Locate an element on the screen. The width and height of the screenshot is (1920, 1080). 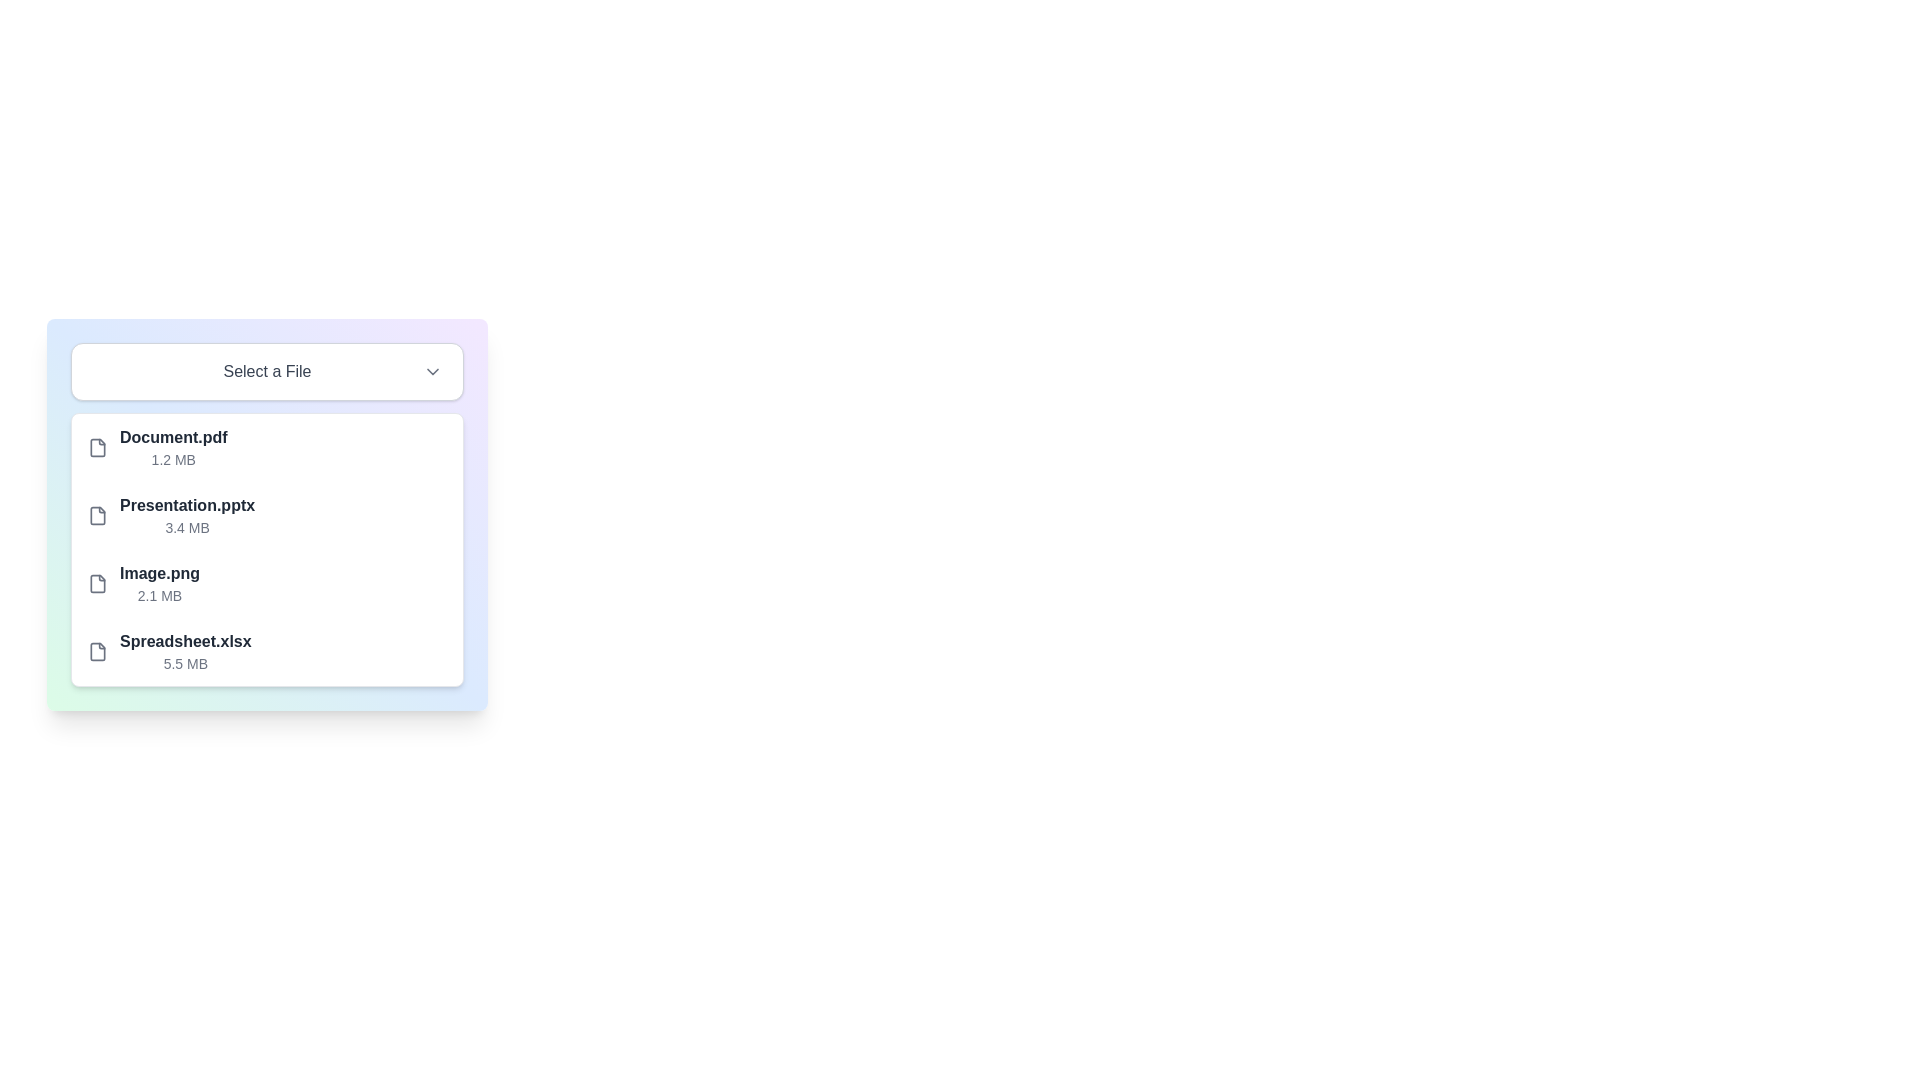
text label that indicates the title or purpose of the associated dropdown interface, positioned above the list of file options is located at coordinates (266, 371).